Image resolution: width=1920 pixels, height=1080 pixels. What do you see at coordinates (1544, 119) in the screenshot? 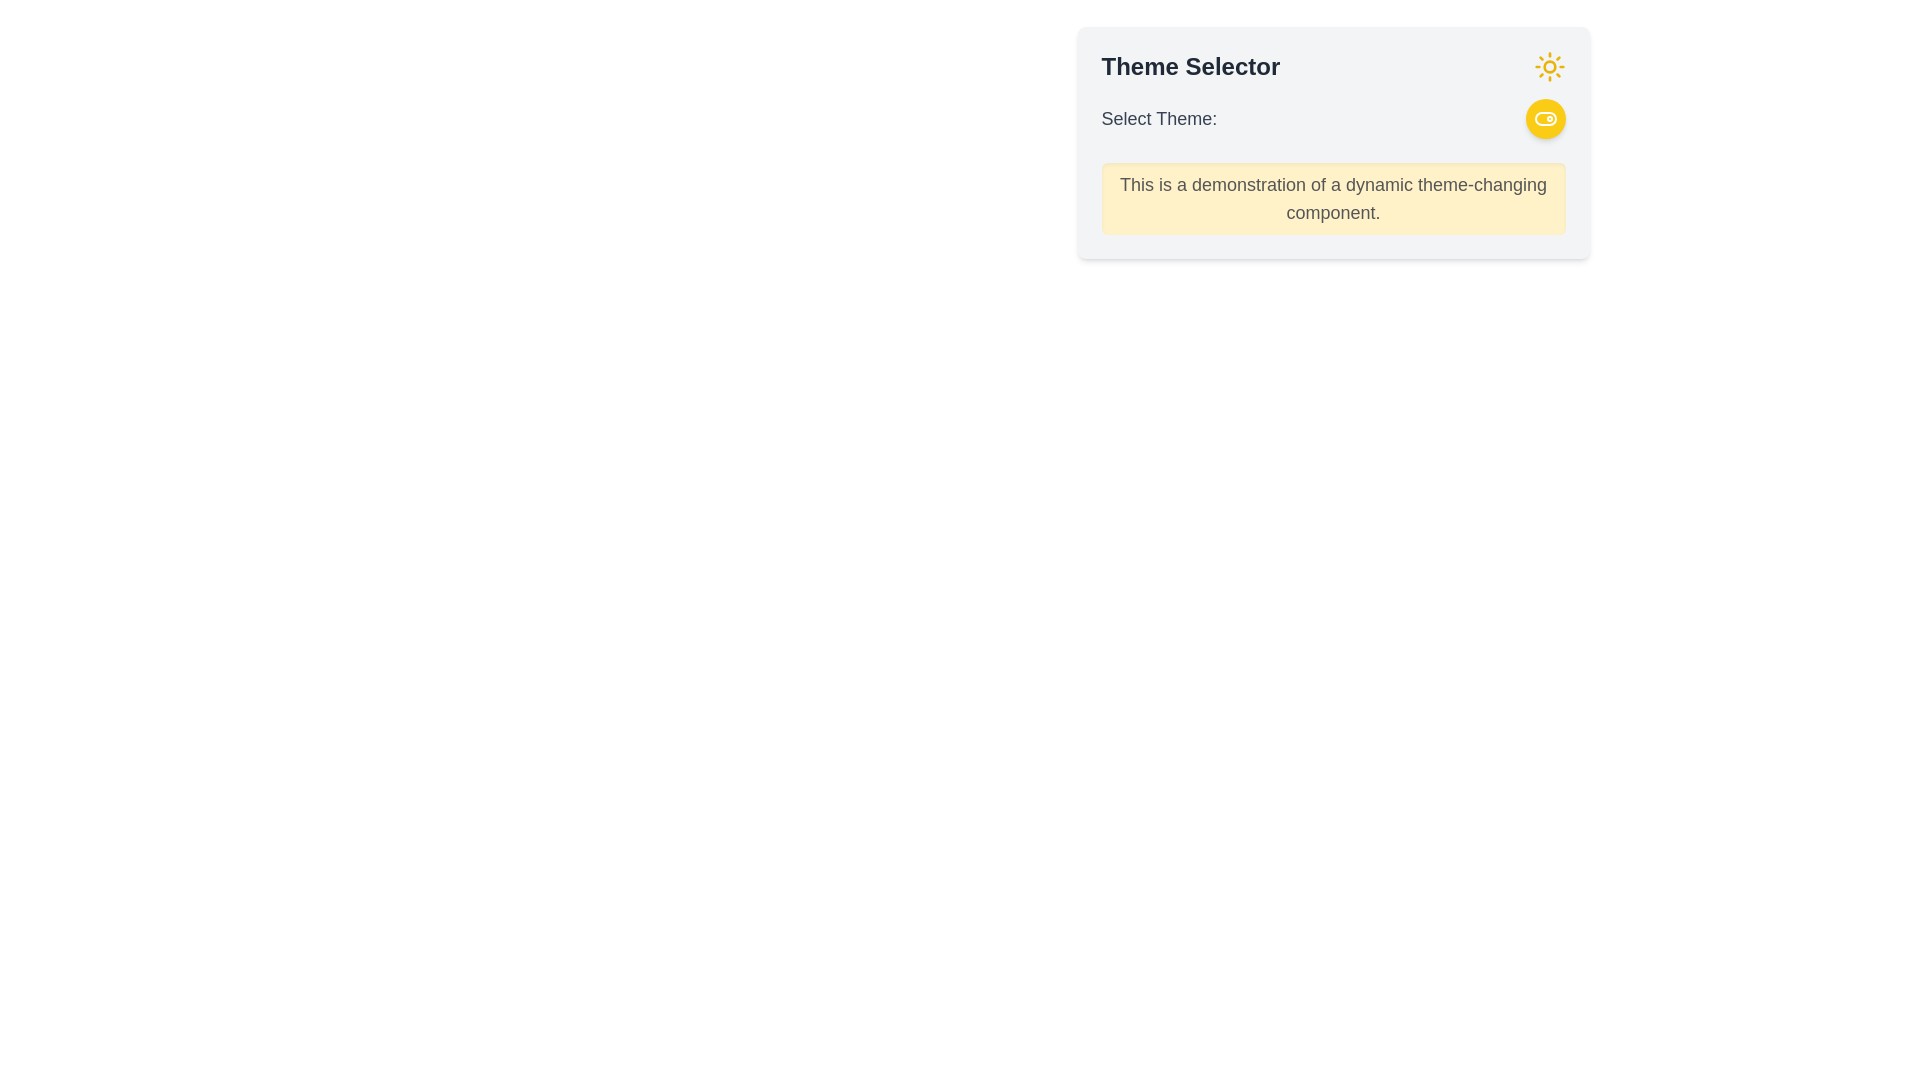
I see `the toggle switch located in the top-right section of the 'Theme Selector' card, which has a yellow background and a circular marker indicating an active state, for additional information` at bounding box center [1544, 119].